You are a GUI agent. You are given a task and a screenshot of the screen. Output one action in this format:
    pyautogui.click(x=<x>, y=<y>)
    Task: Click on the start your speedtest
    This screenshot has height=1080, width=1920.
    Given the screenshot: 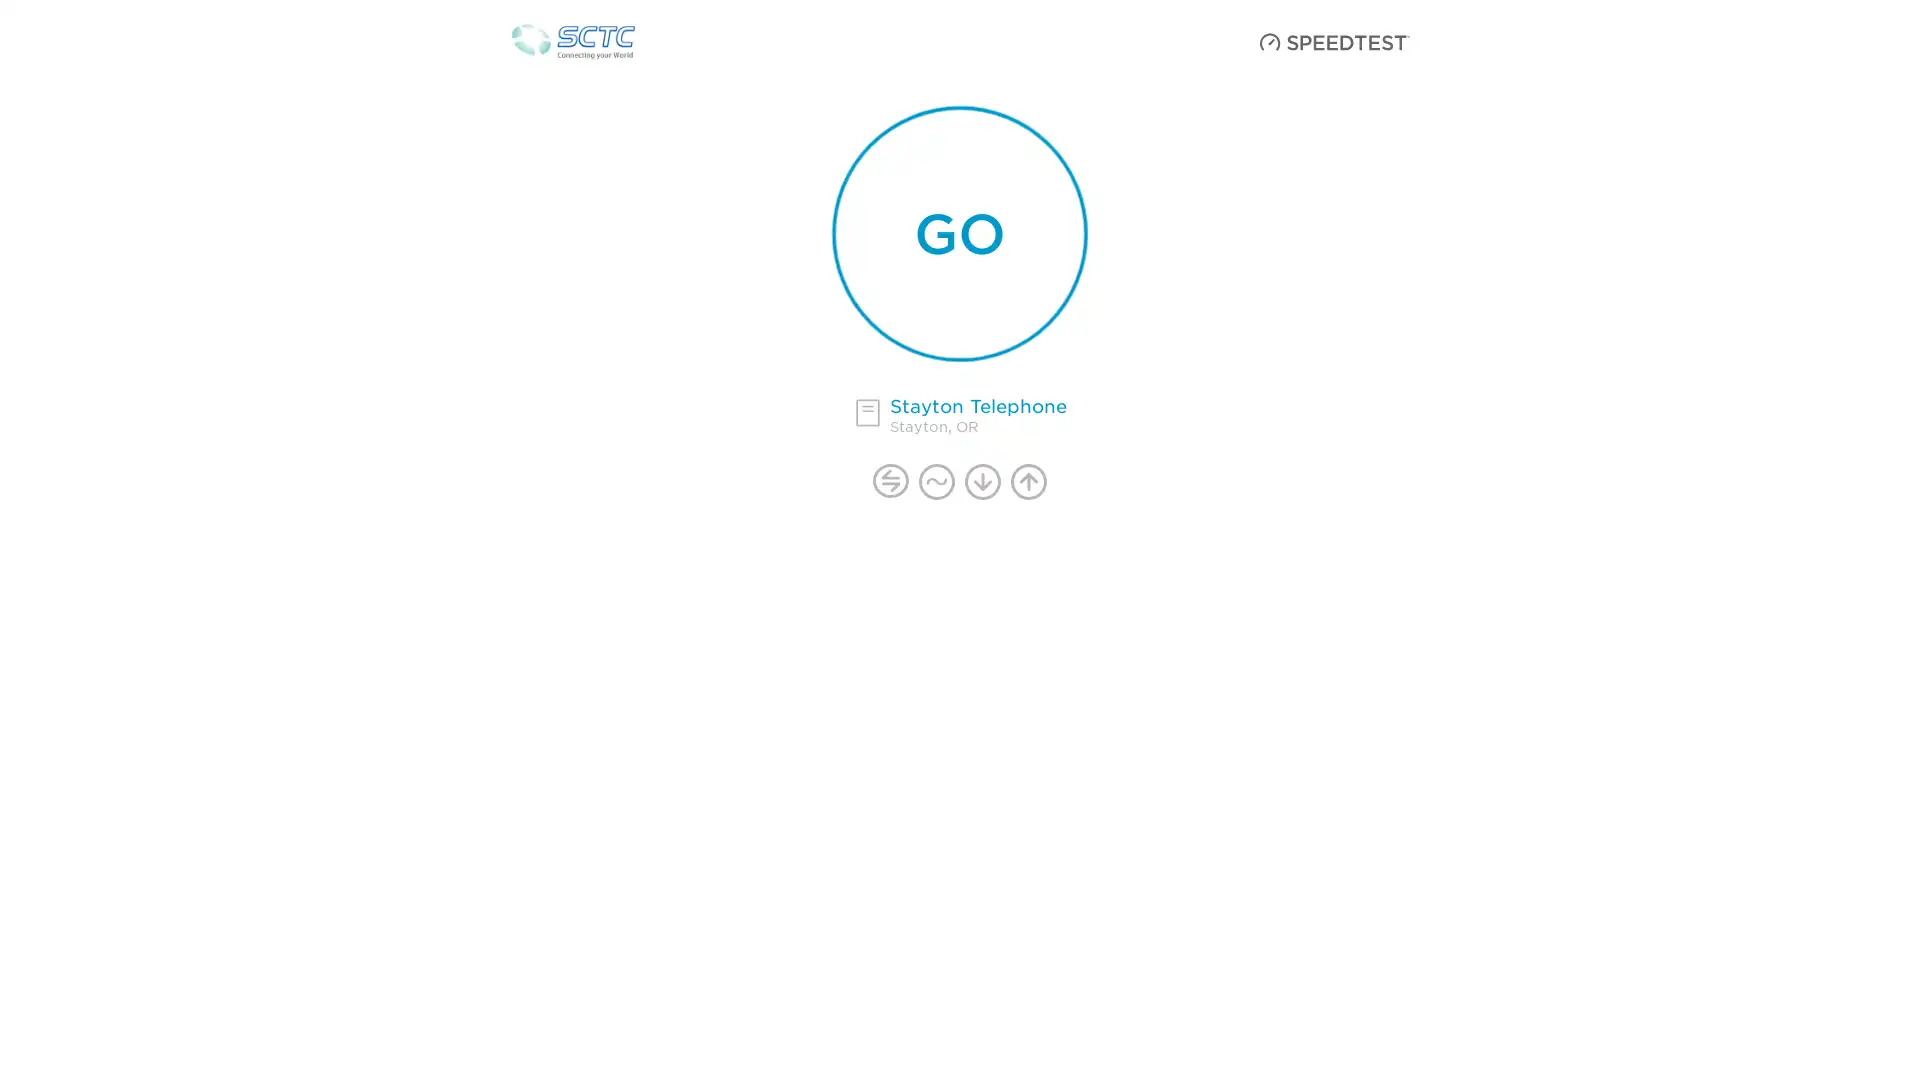 What is the action you would take?
    pyautogui.click(x=960, y=233)
    